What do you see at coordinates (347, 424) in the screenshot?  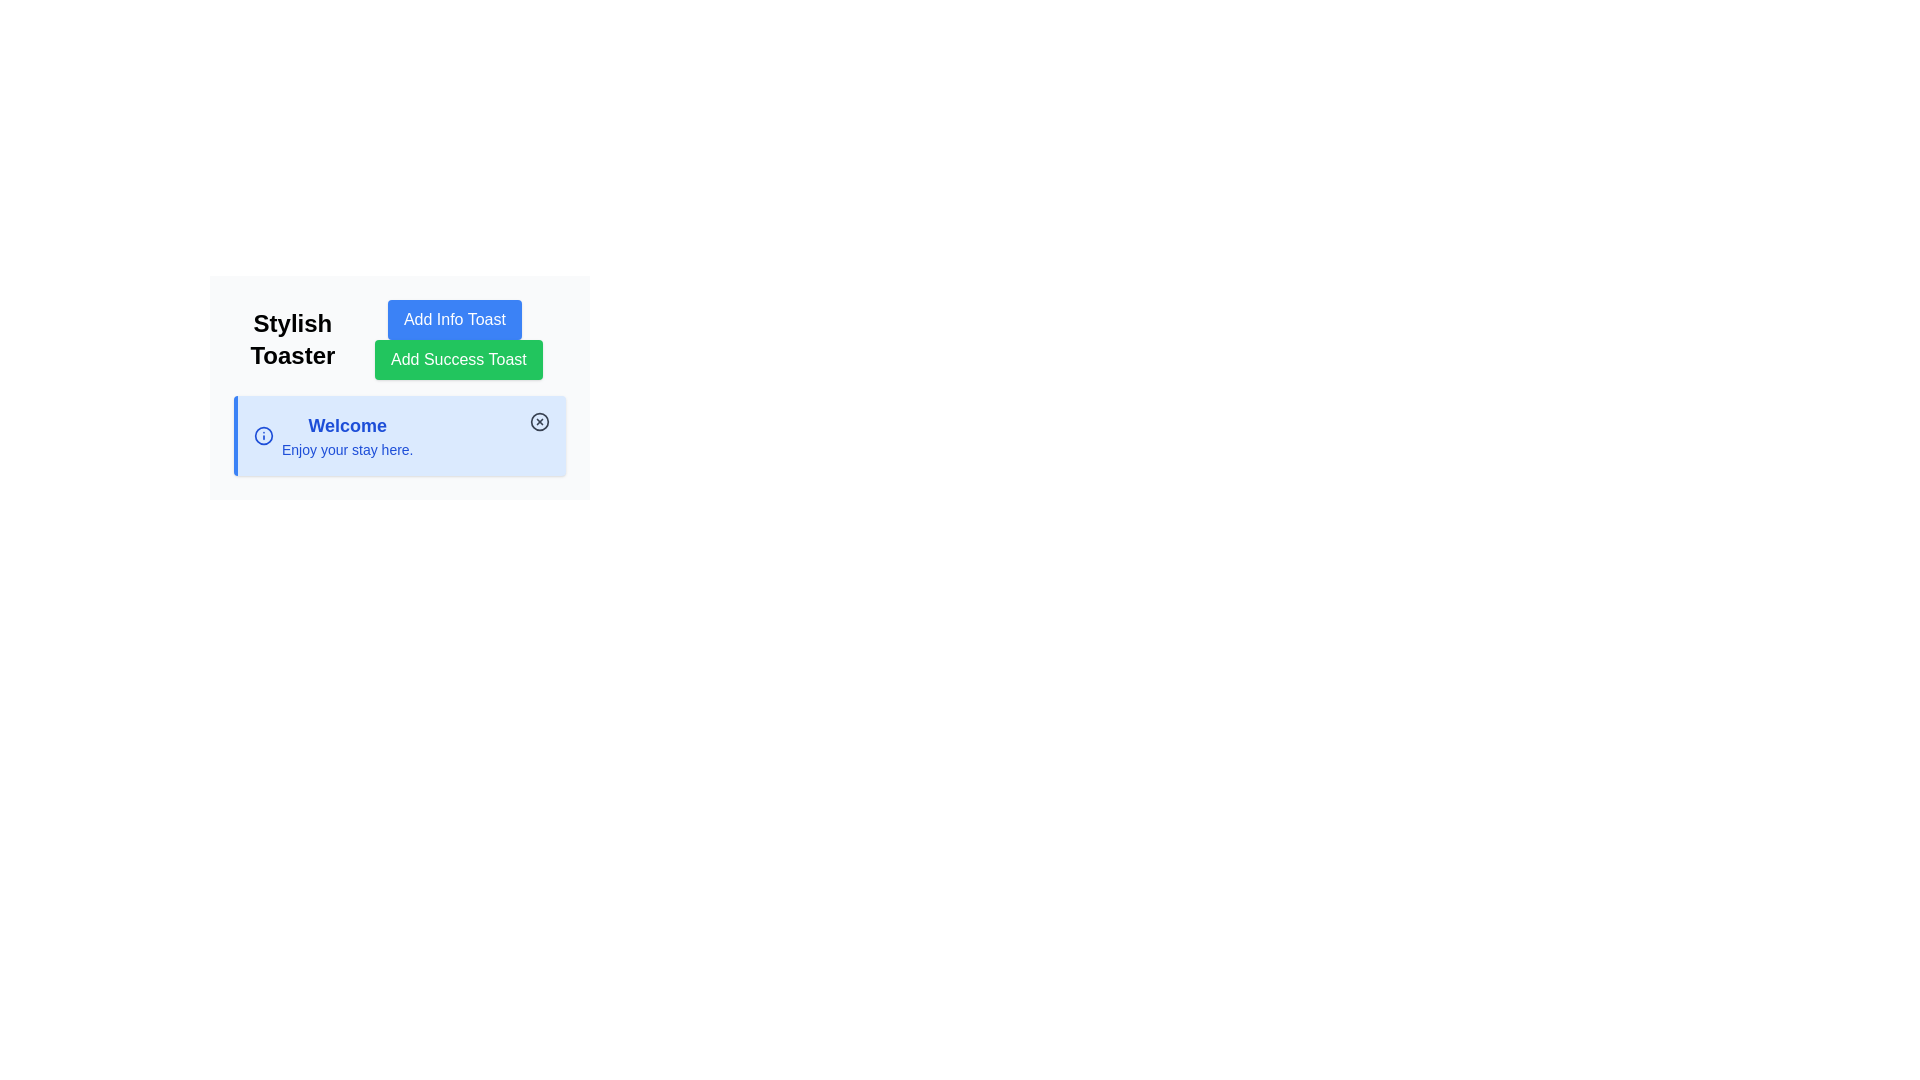 I see `the welcoming message text label that serves as the title or greeting for the section, positioned centrally above the text saying 'Enjoy your stay here.'` at bounding box center [347, 424].